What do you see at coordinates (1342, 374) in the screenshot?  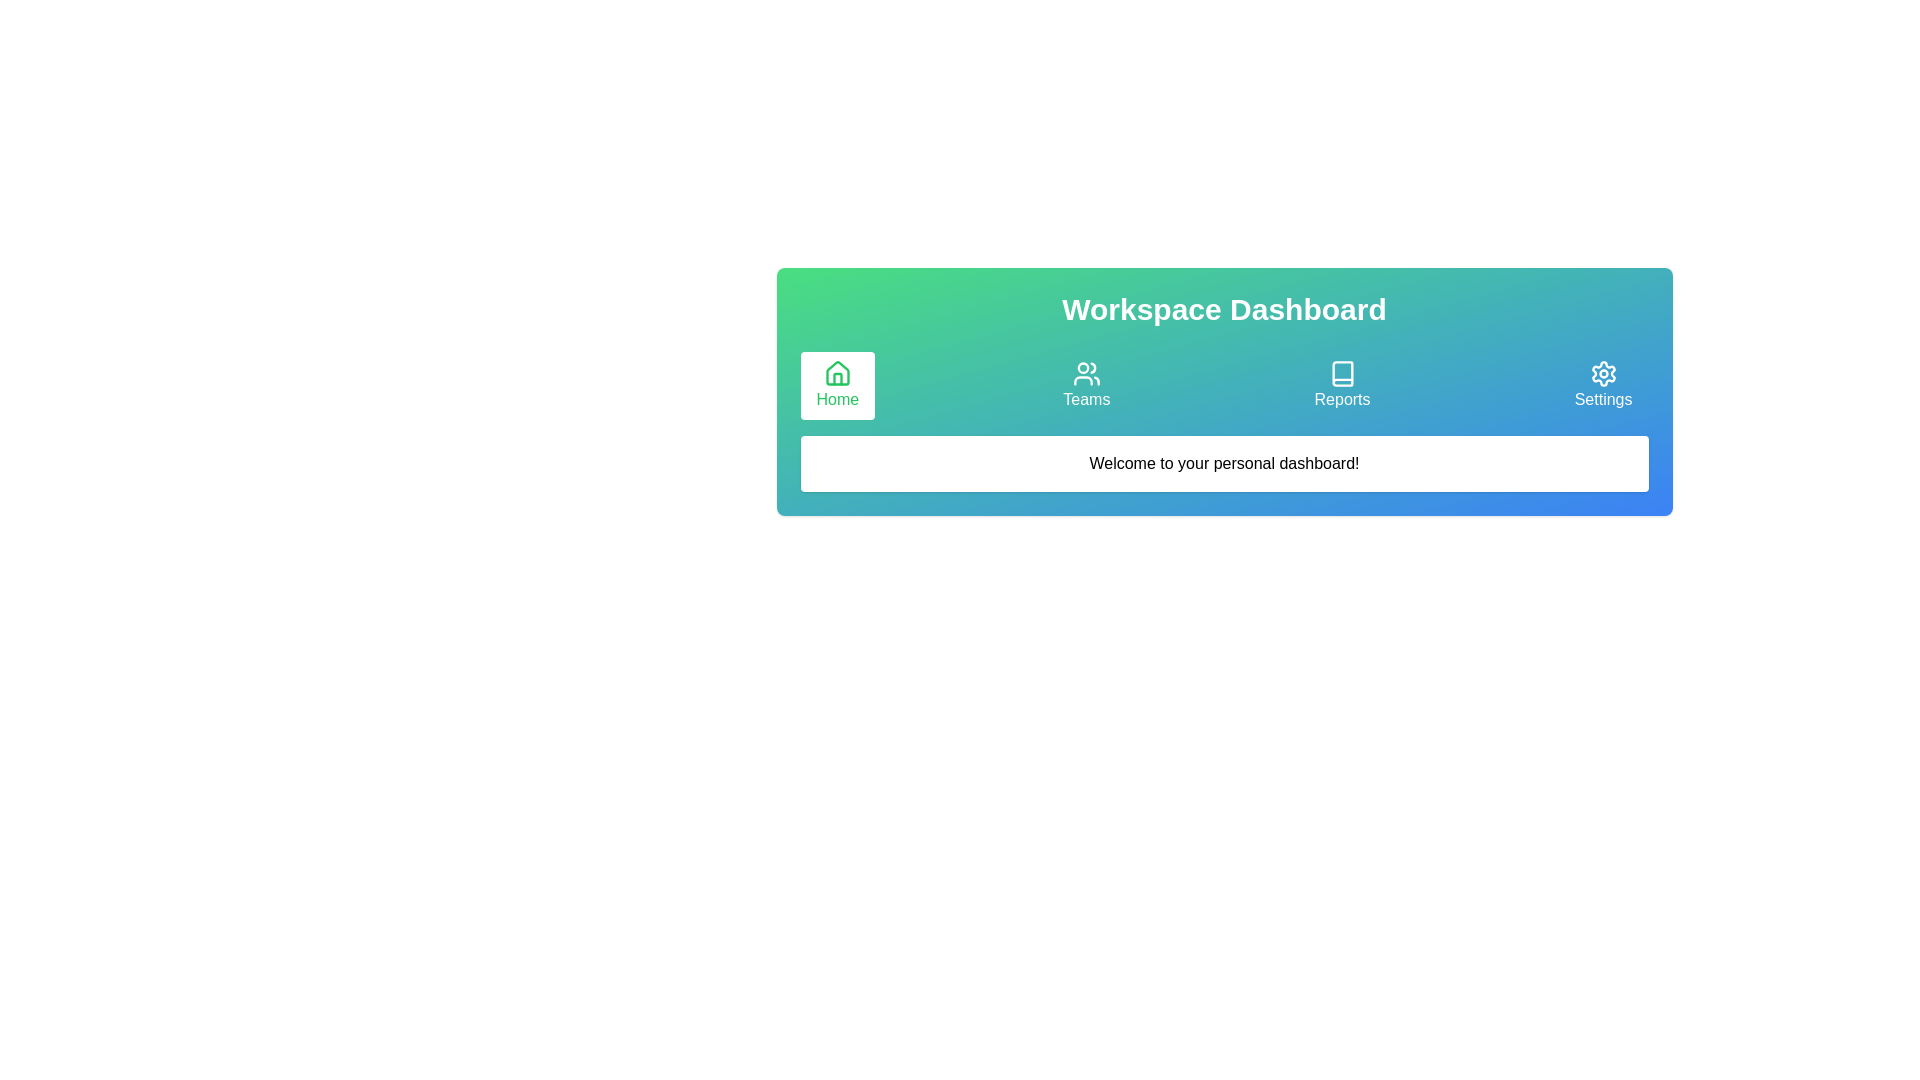 I see `the light blue outline book icon located above the 'Reports' text in the top navigation bar, positioned between the 'Teams' and 'Settings' buttons` at bounding box center [1342, 374].